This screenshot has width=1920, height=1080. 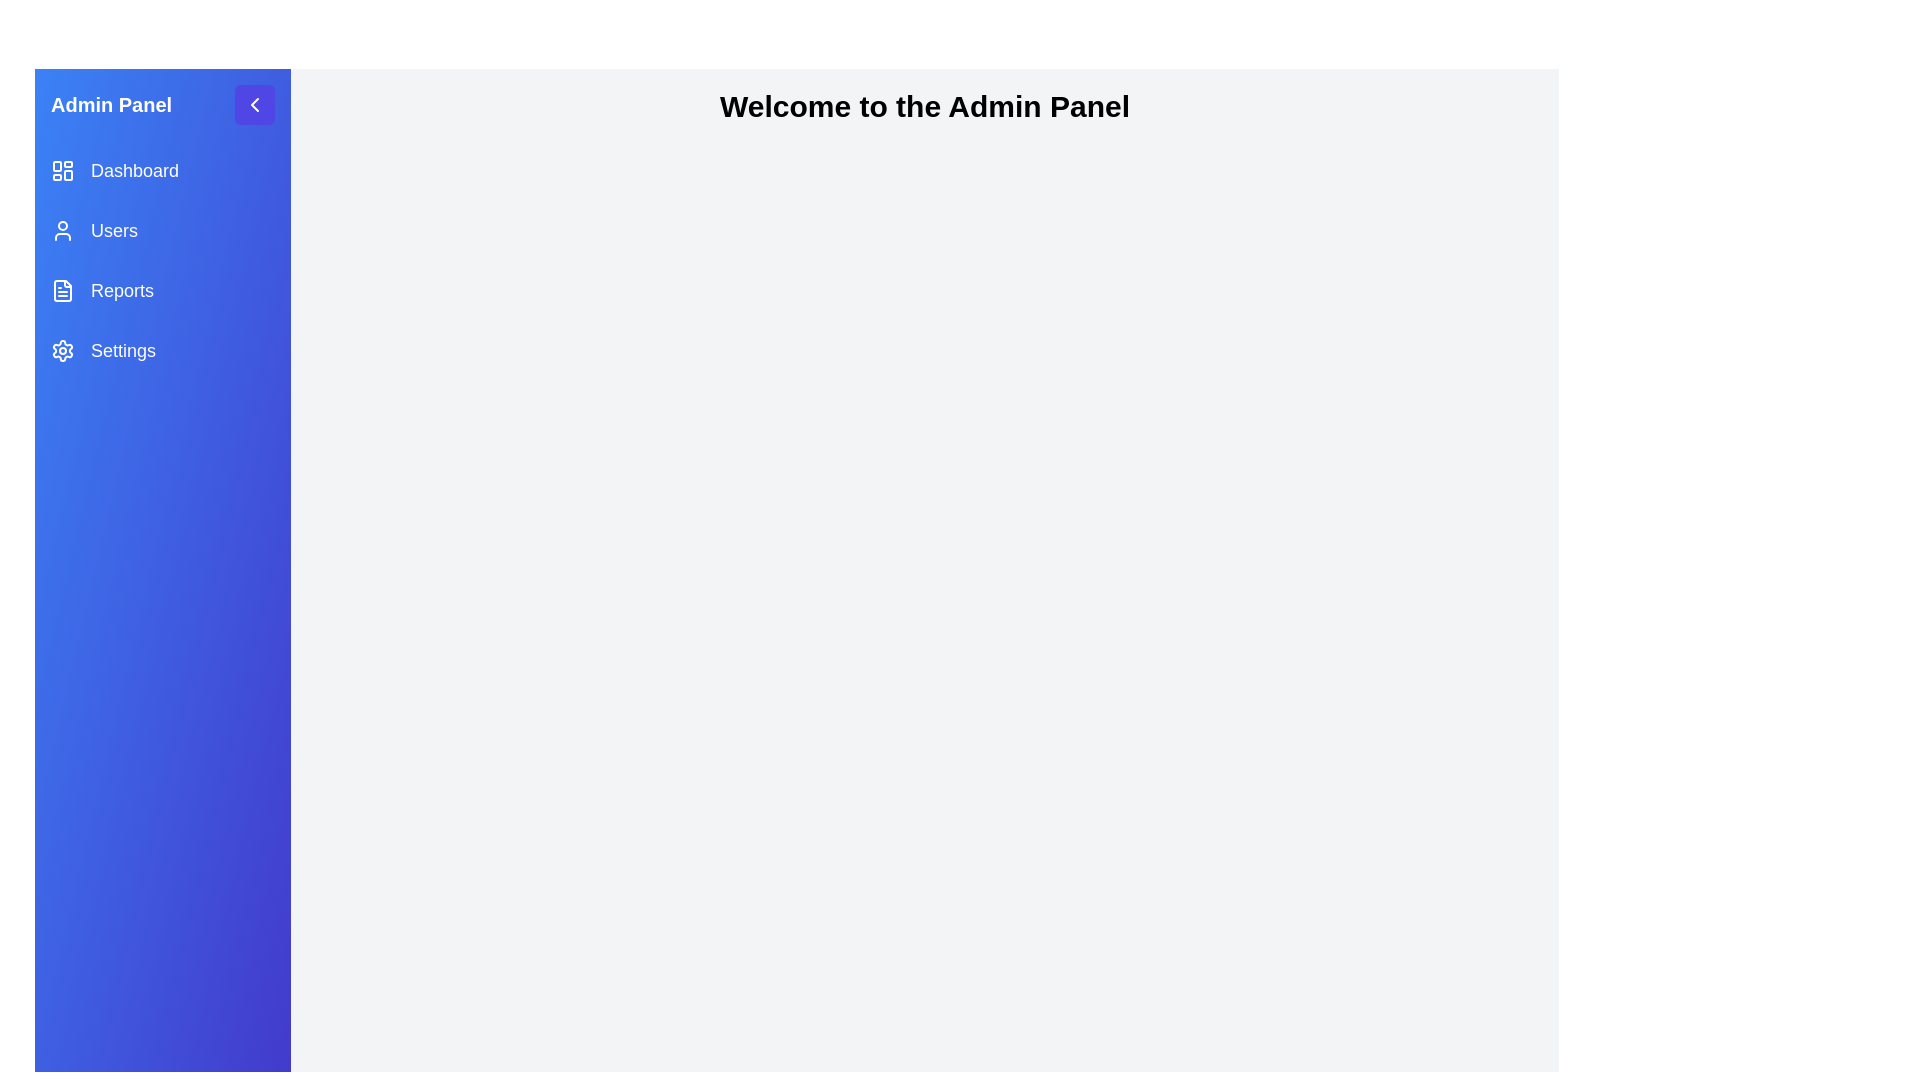 I want to click on the chevron icon located in the top-left section of the layout inside the sidebar, so click(x=253, y=104).